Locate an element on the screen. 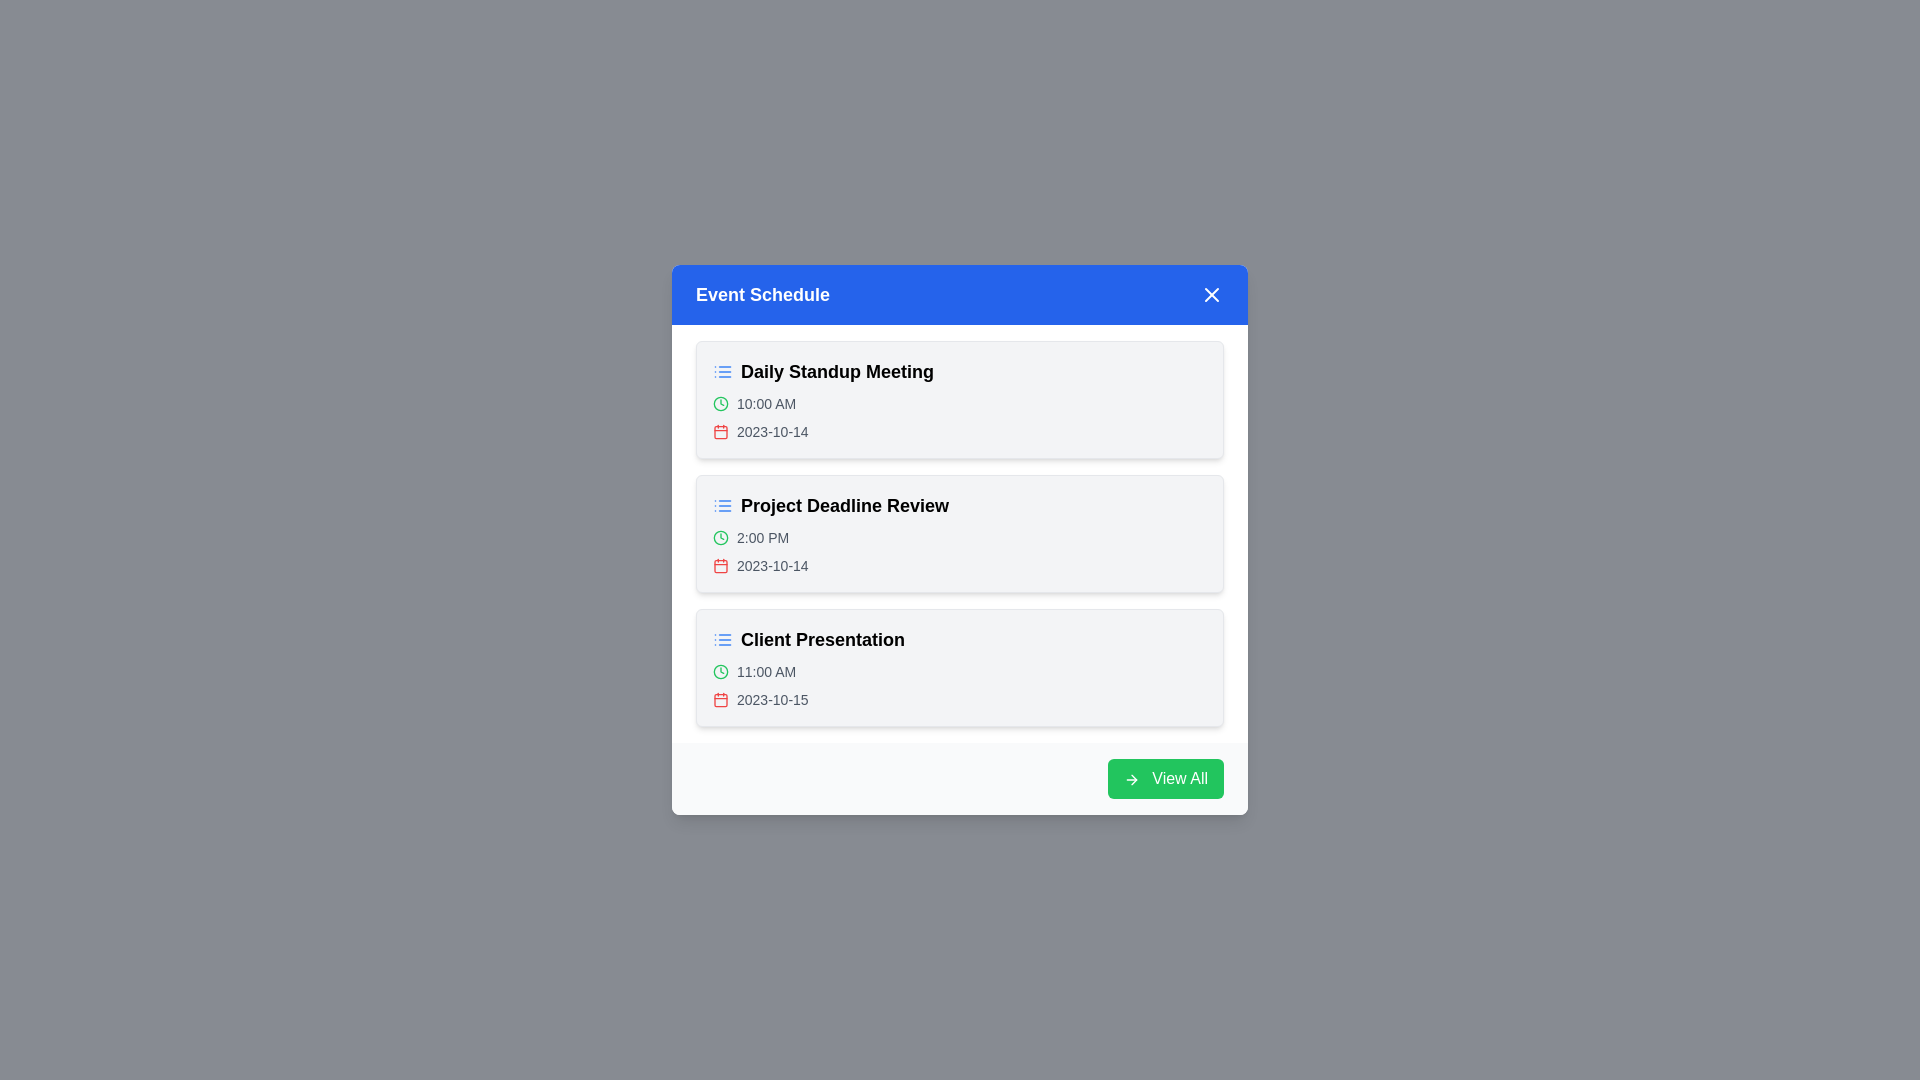 The width and height of the screenshot is (1920, 1080). the close button located at the top-right corner of the 'Event Schedule' interface card is located at coordinates (1210, 294).